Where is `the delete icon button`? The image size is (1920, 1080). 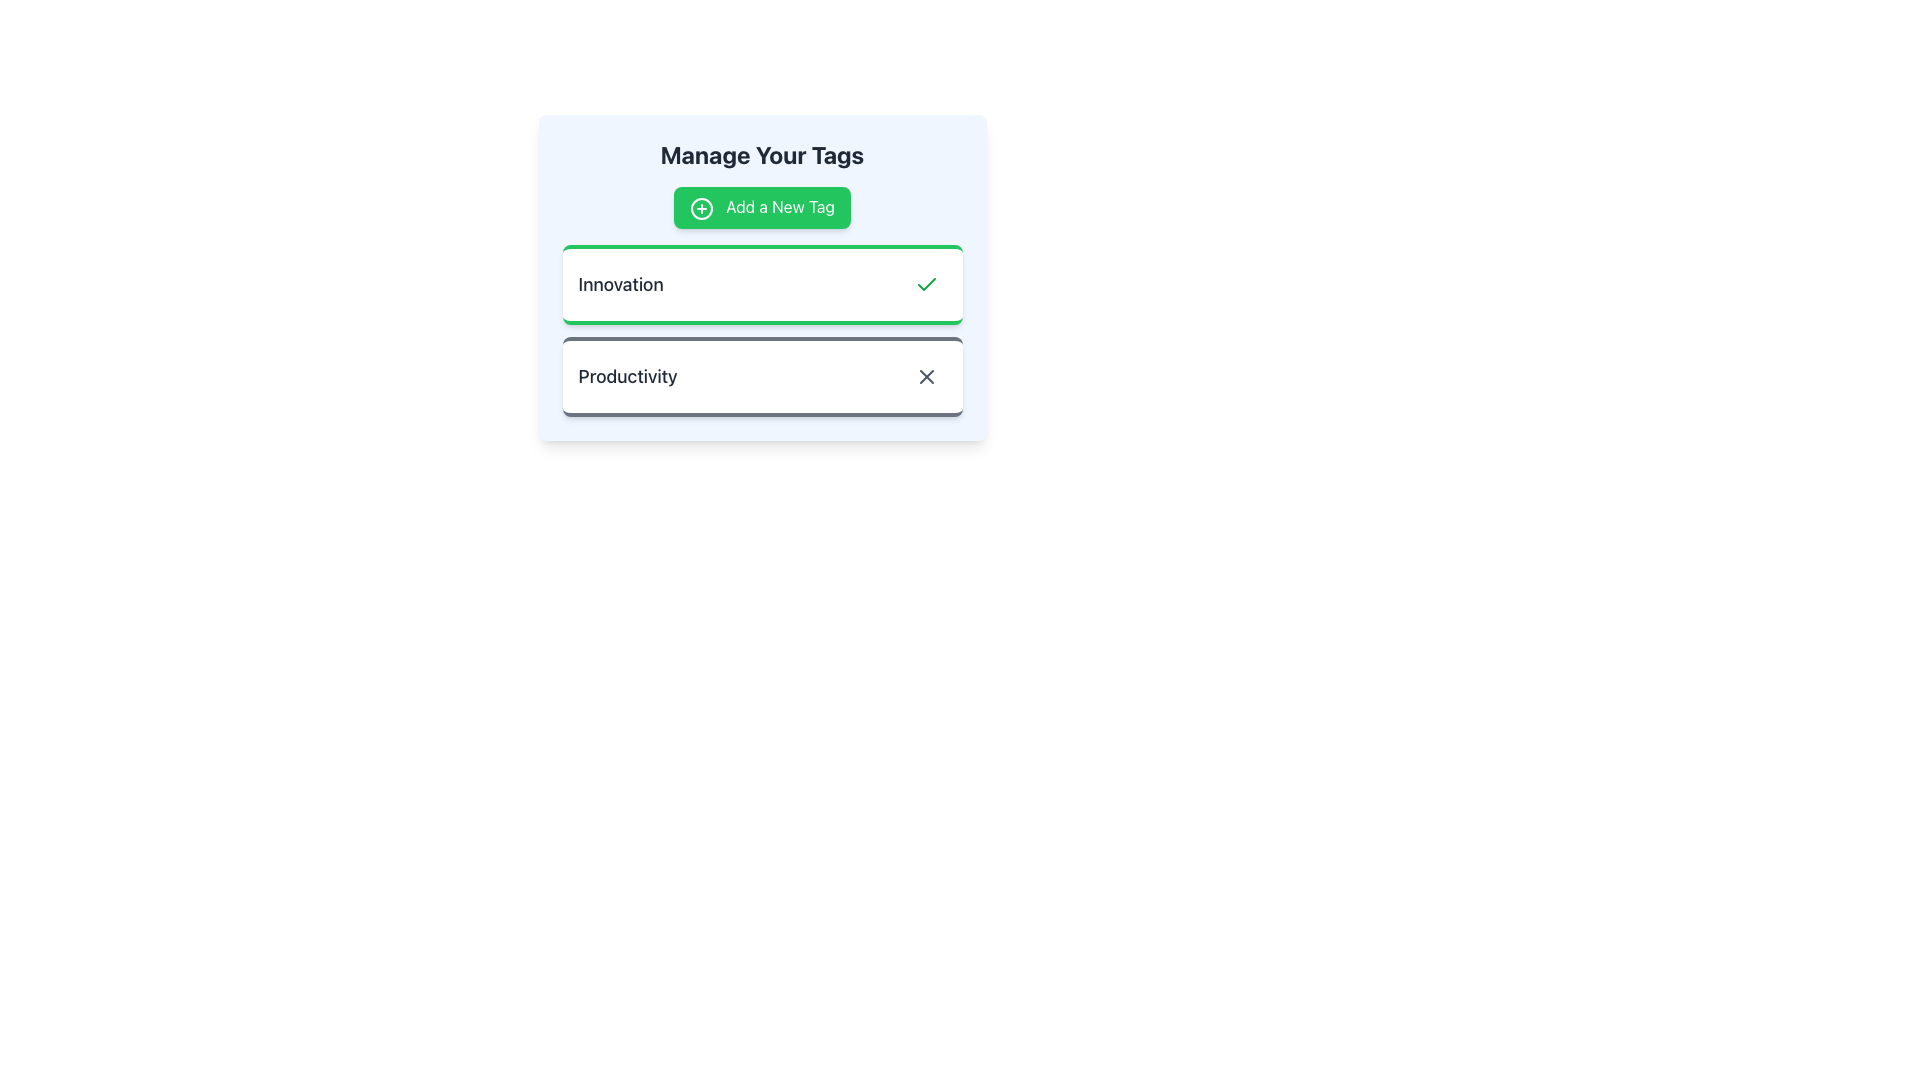
the delete icon button is located at coordinates (925, 376).